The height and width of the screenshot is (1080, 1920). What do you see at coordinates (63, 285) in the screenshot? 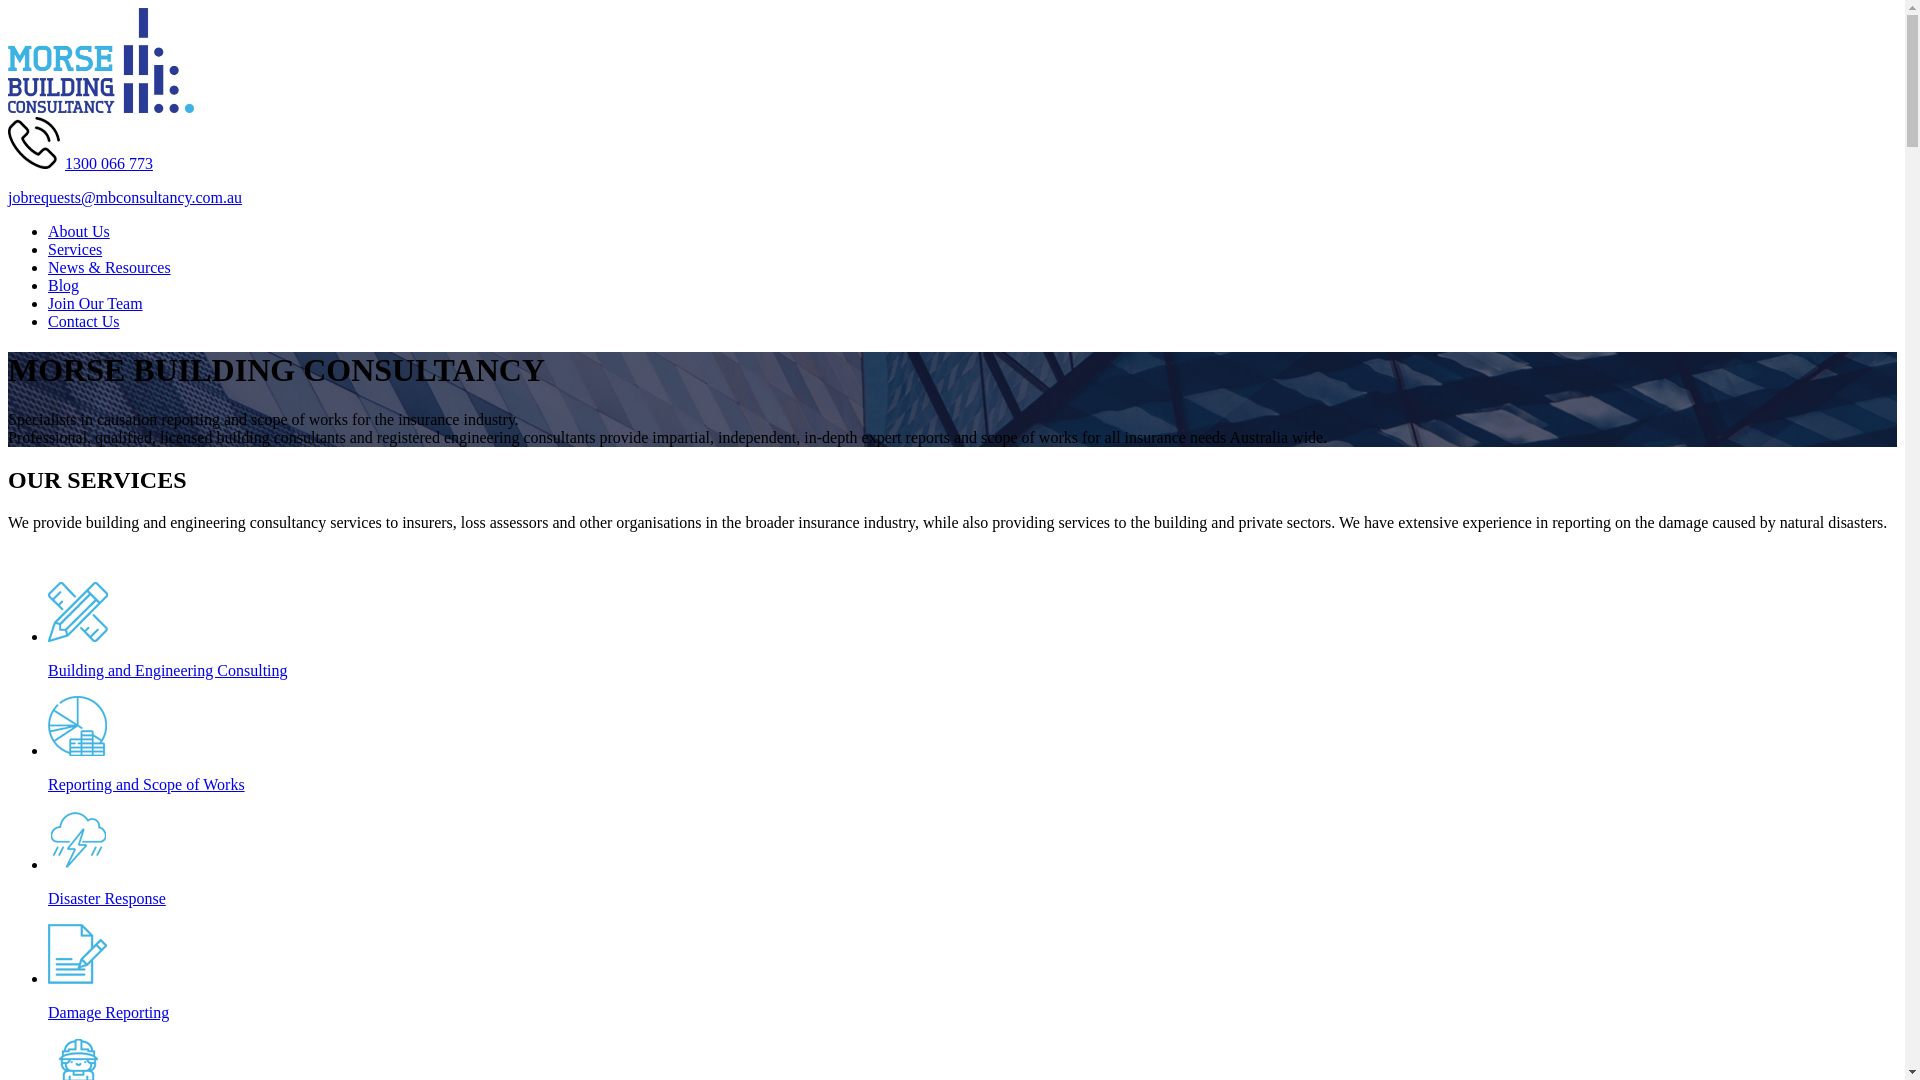
I see `'Blog'` at bounding box center [63, 285].